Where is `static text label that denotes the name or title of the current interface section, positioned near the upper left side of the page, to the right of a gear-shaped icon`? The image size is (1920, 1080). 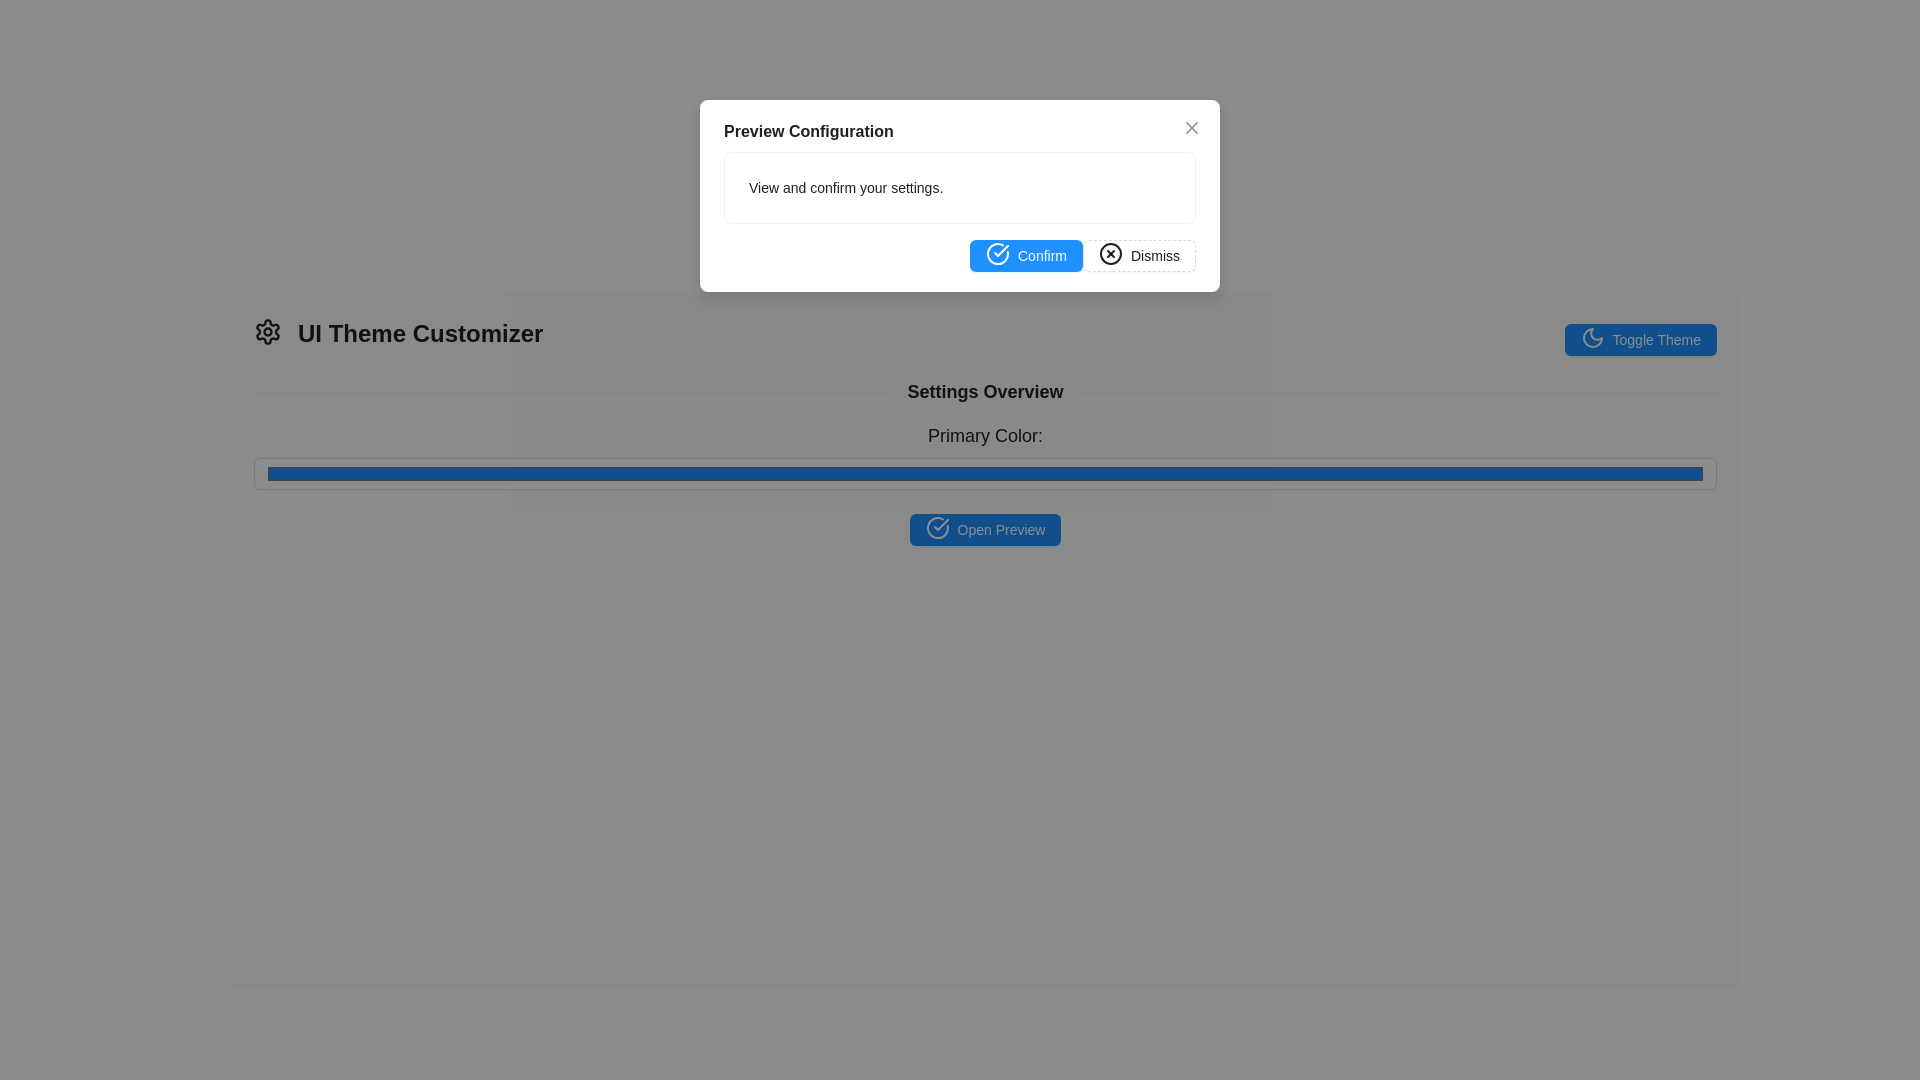 static text label that denotes the name or title of the current interface section, positioned near the upper left side of the page, to the right of a gear-shaped icon is located at coordinates (419, 333).